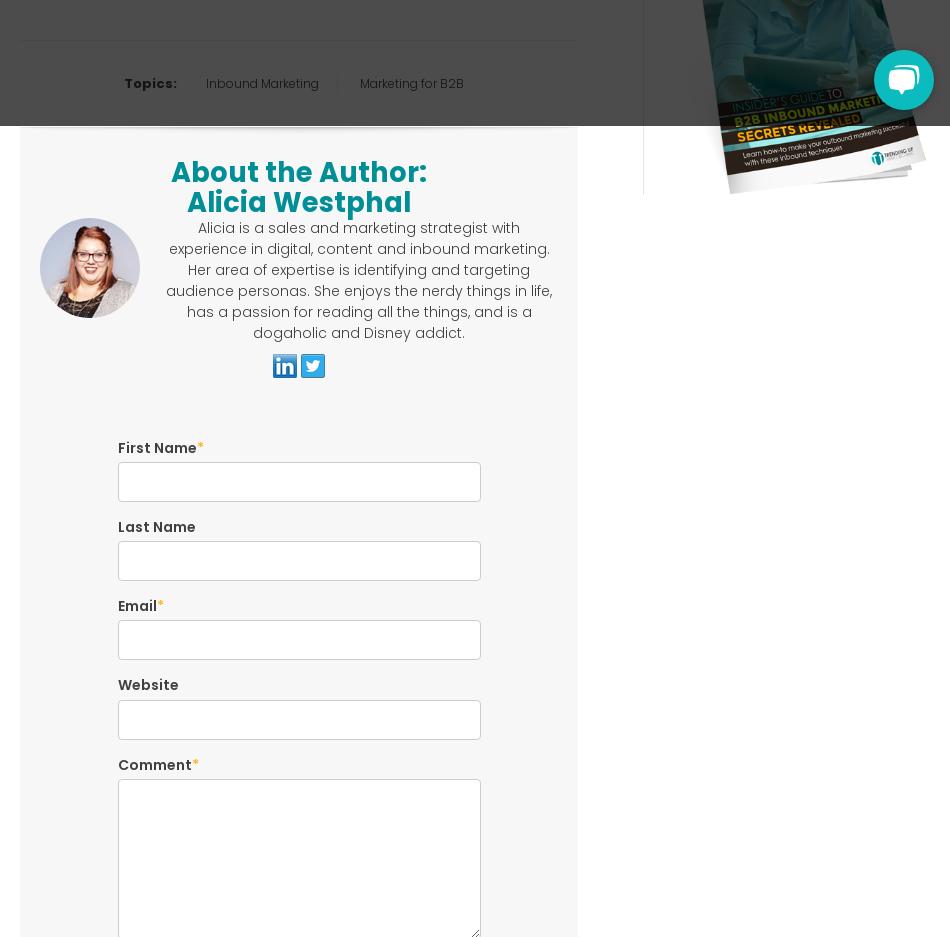 The height and width of the screenshot is (937, 950). What do you see at coordinates (147, 684) in the screenshot?
I see `'Website'` at bounding box center [147, 684].